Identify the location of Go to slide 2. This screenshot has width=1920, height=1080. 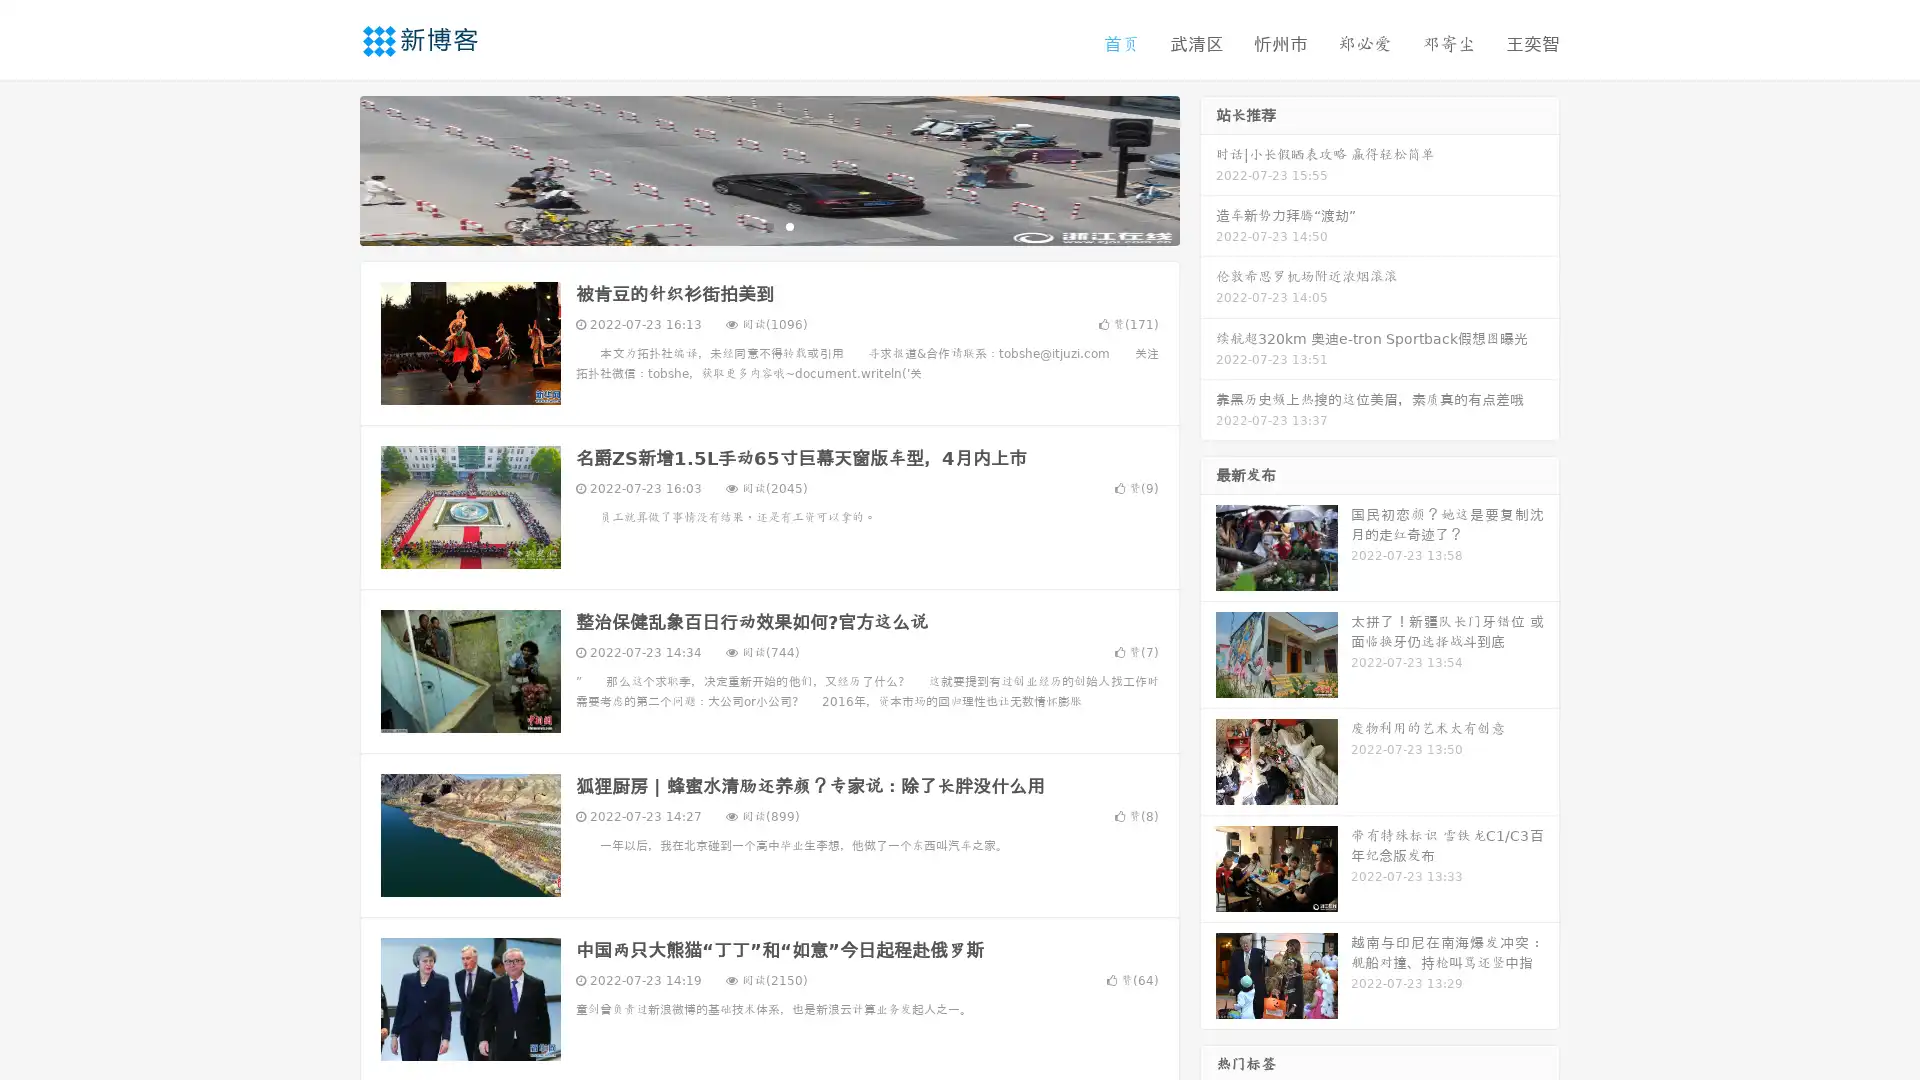
(768, 225).